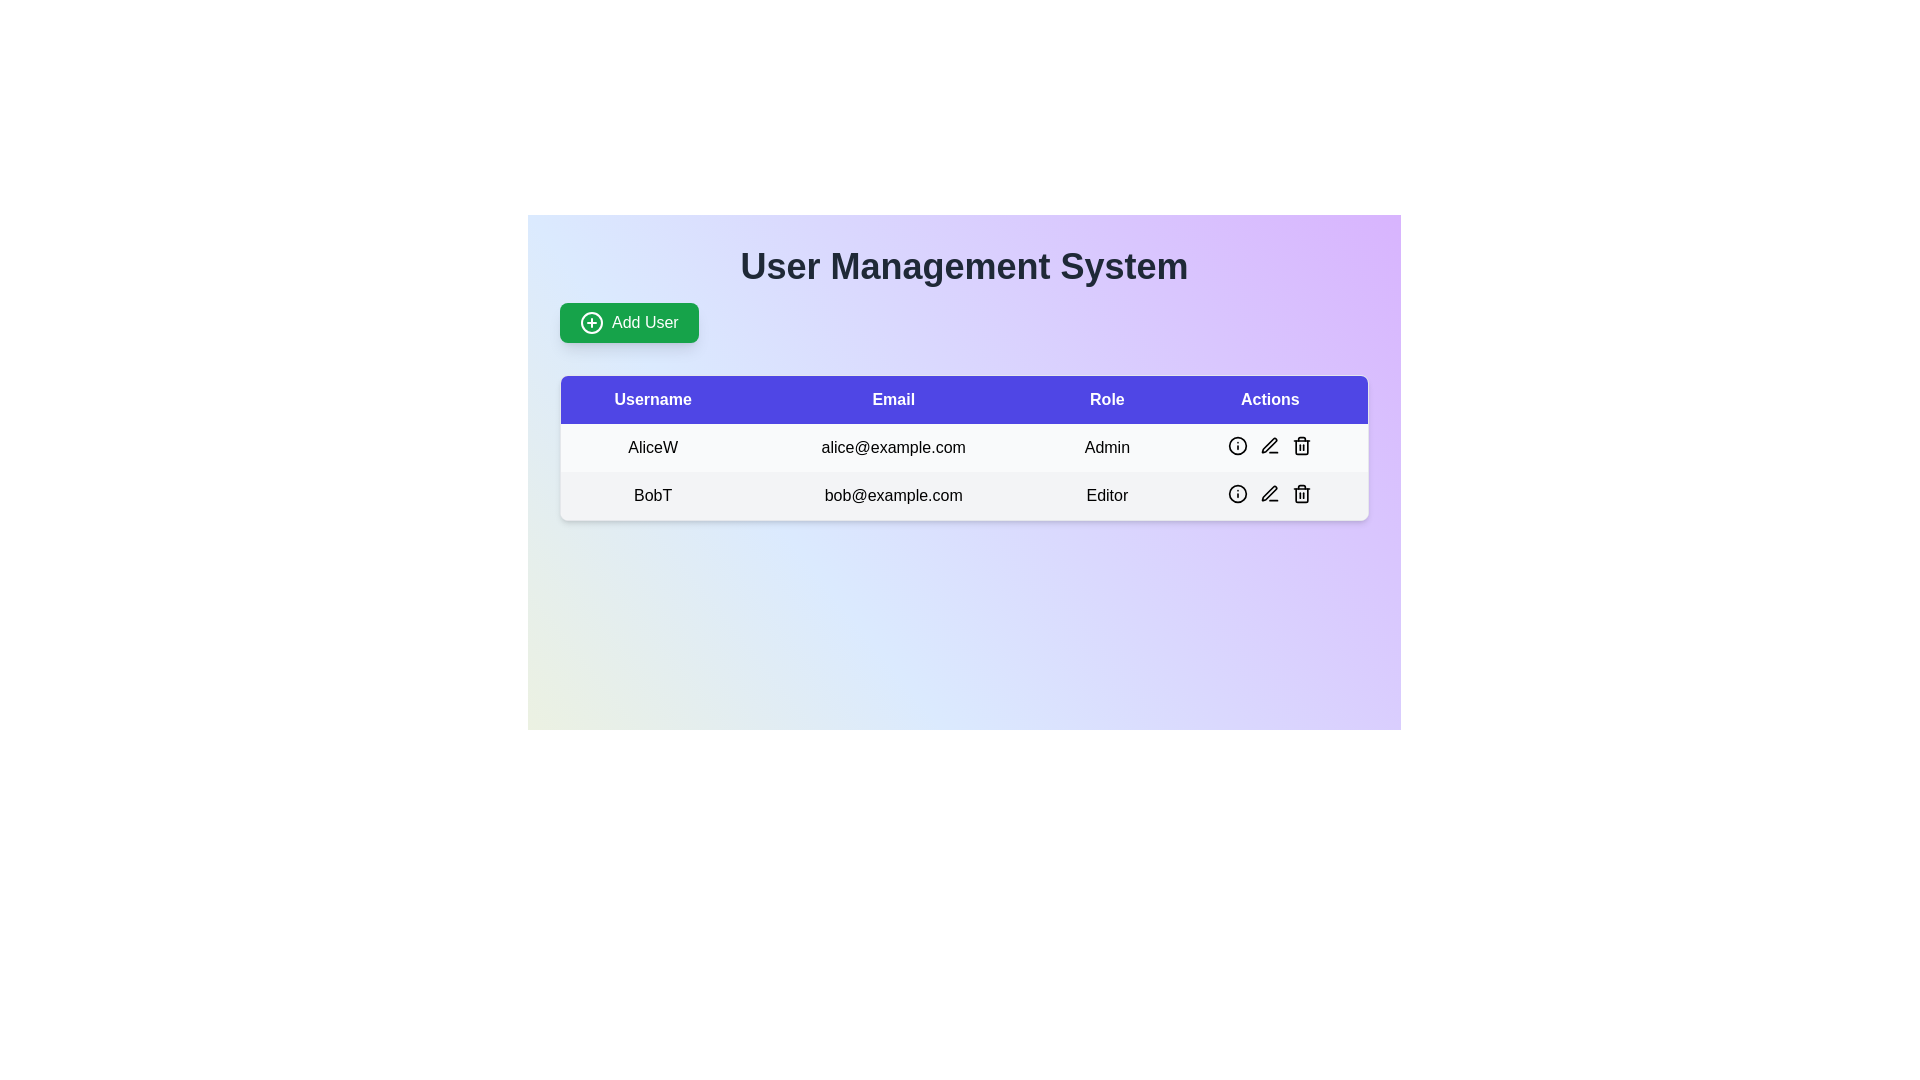 This screenshot has width=1920, height=1080. What do you see at coordinates (590, 322) in the screenshot?
I see `the 'Add User' SVG graphic element located within the 'Add User' button, which symbolizes adding functionality` at bounding box center [590, 322].